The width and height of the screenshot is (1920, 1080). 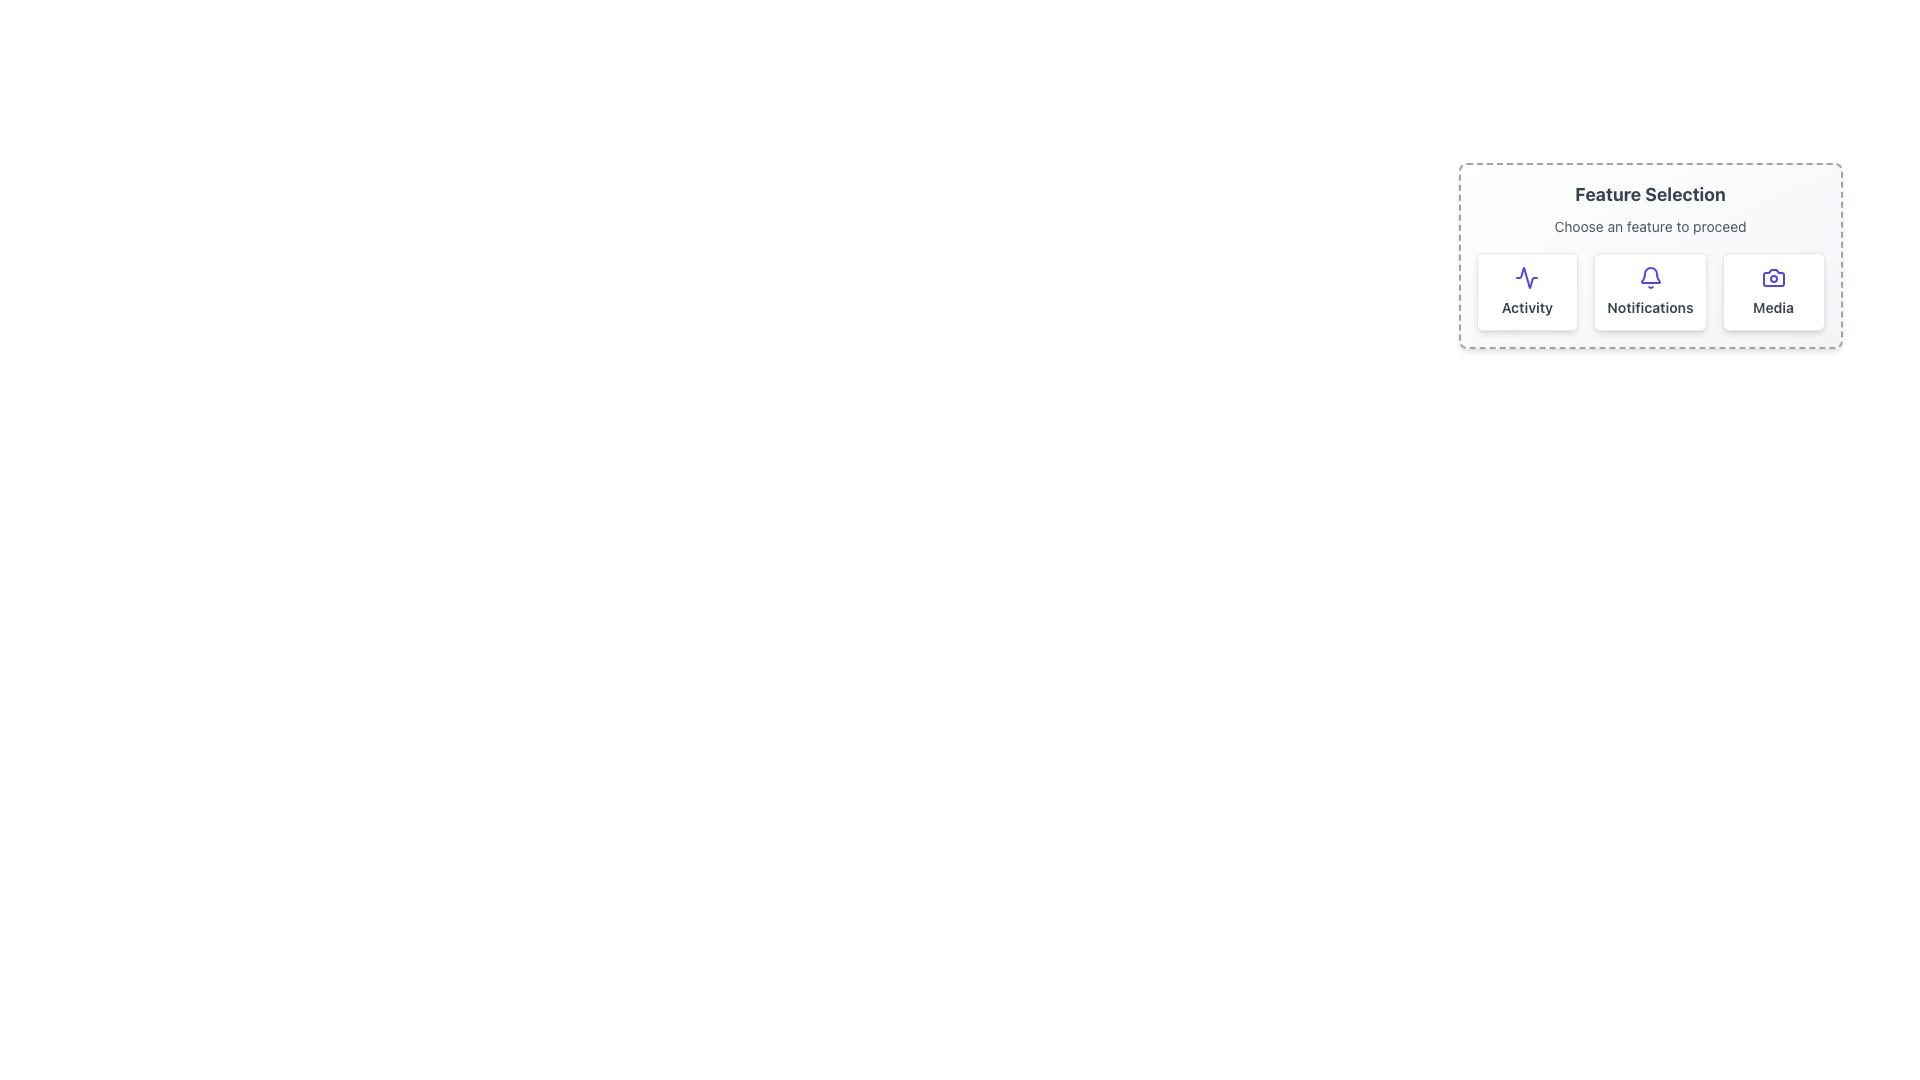 I want to click on the 'Activity' text label, which is bold, small-sized, gray, and located below an icon in a horizontal selection of features, so click(x=1526, y=308).